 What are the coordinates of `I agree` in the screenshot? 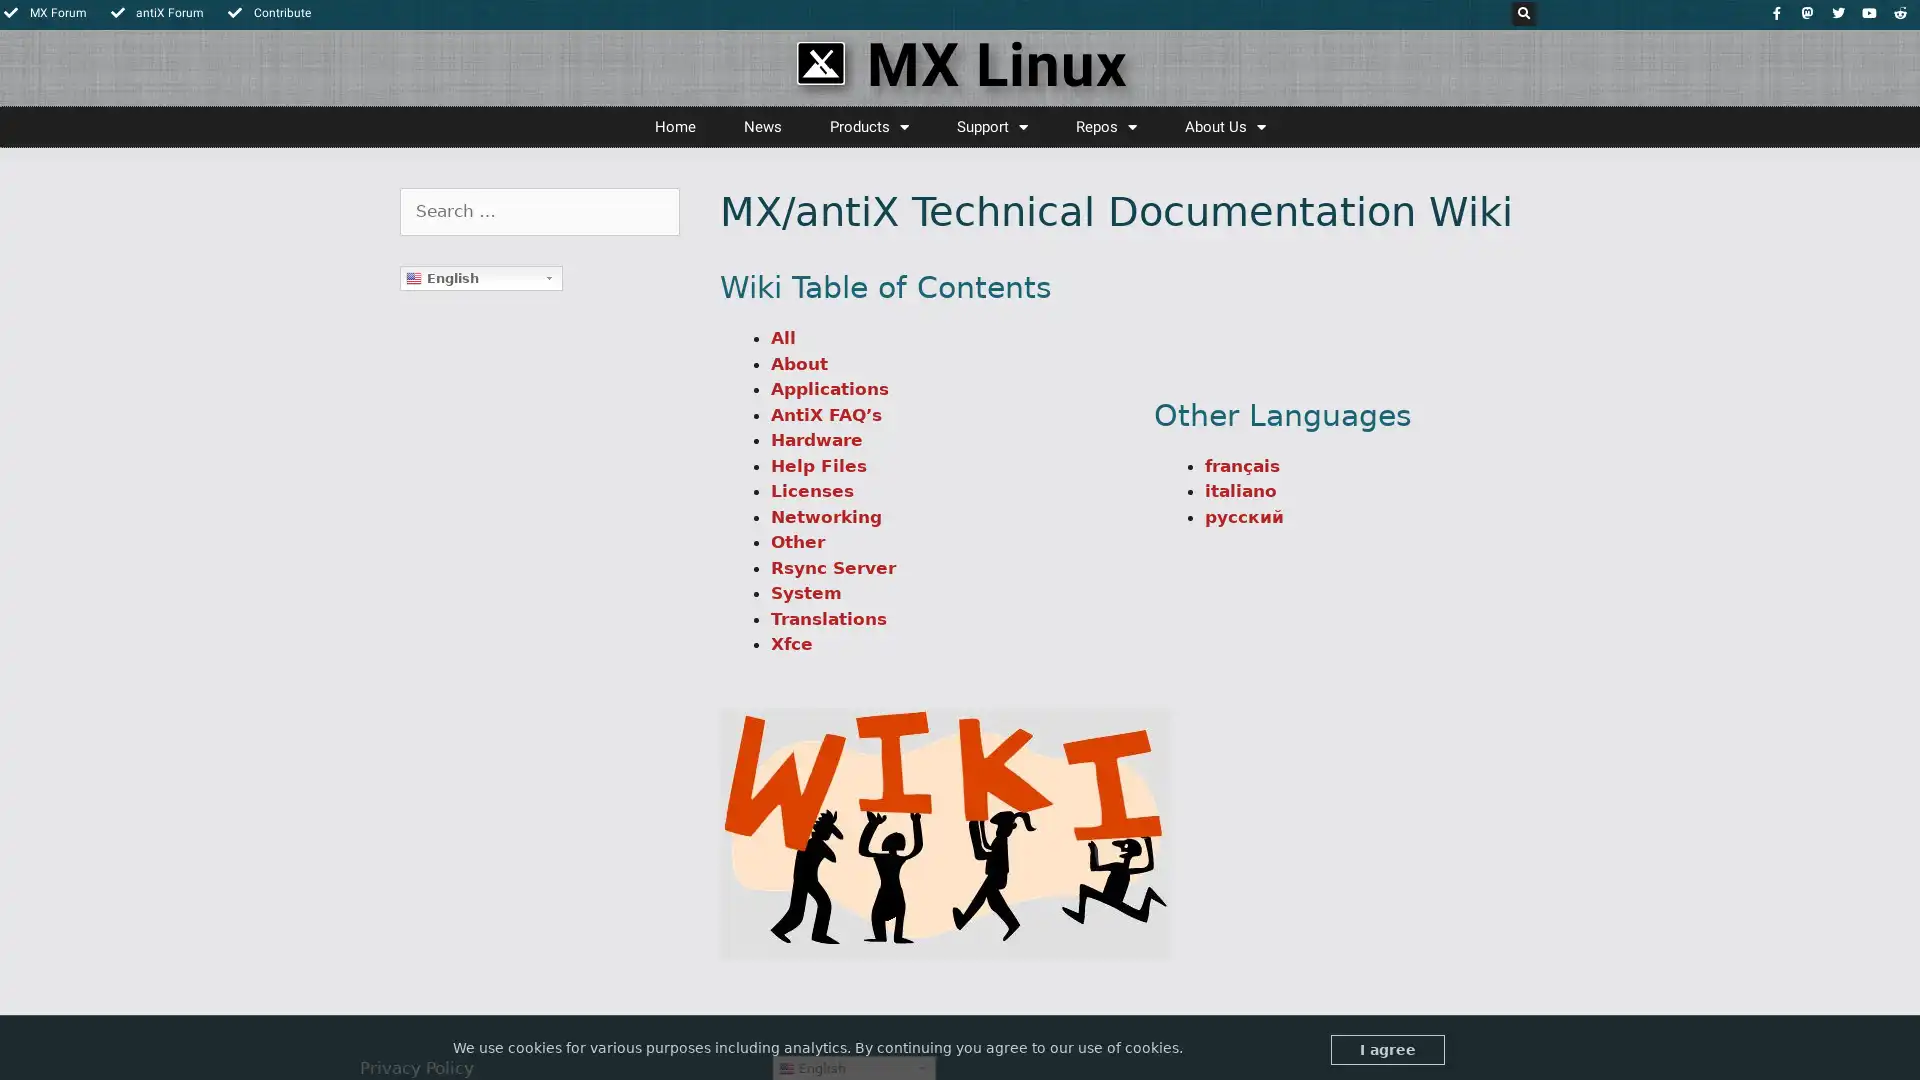 It's located at (1386, 1048).